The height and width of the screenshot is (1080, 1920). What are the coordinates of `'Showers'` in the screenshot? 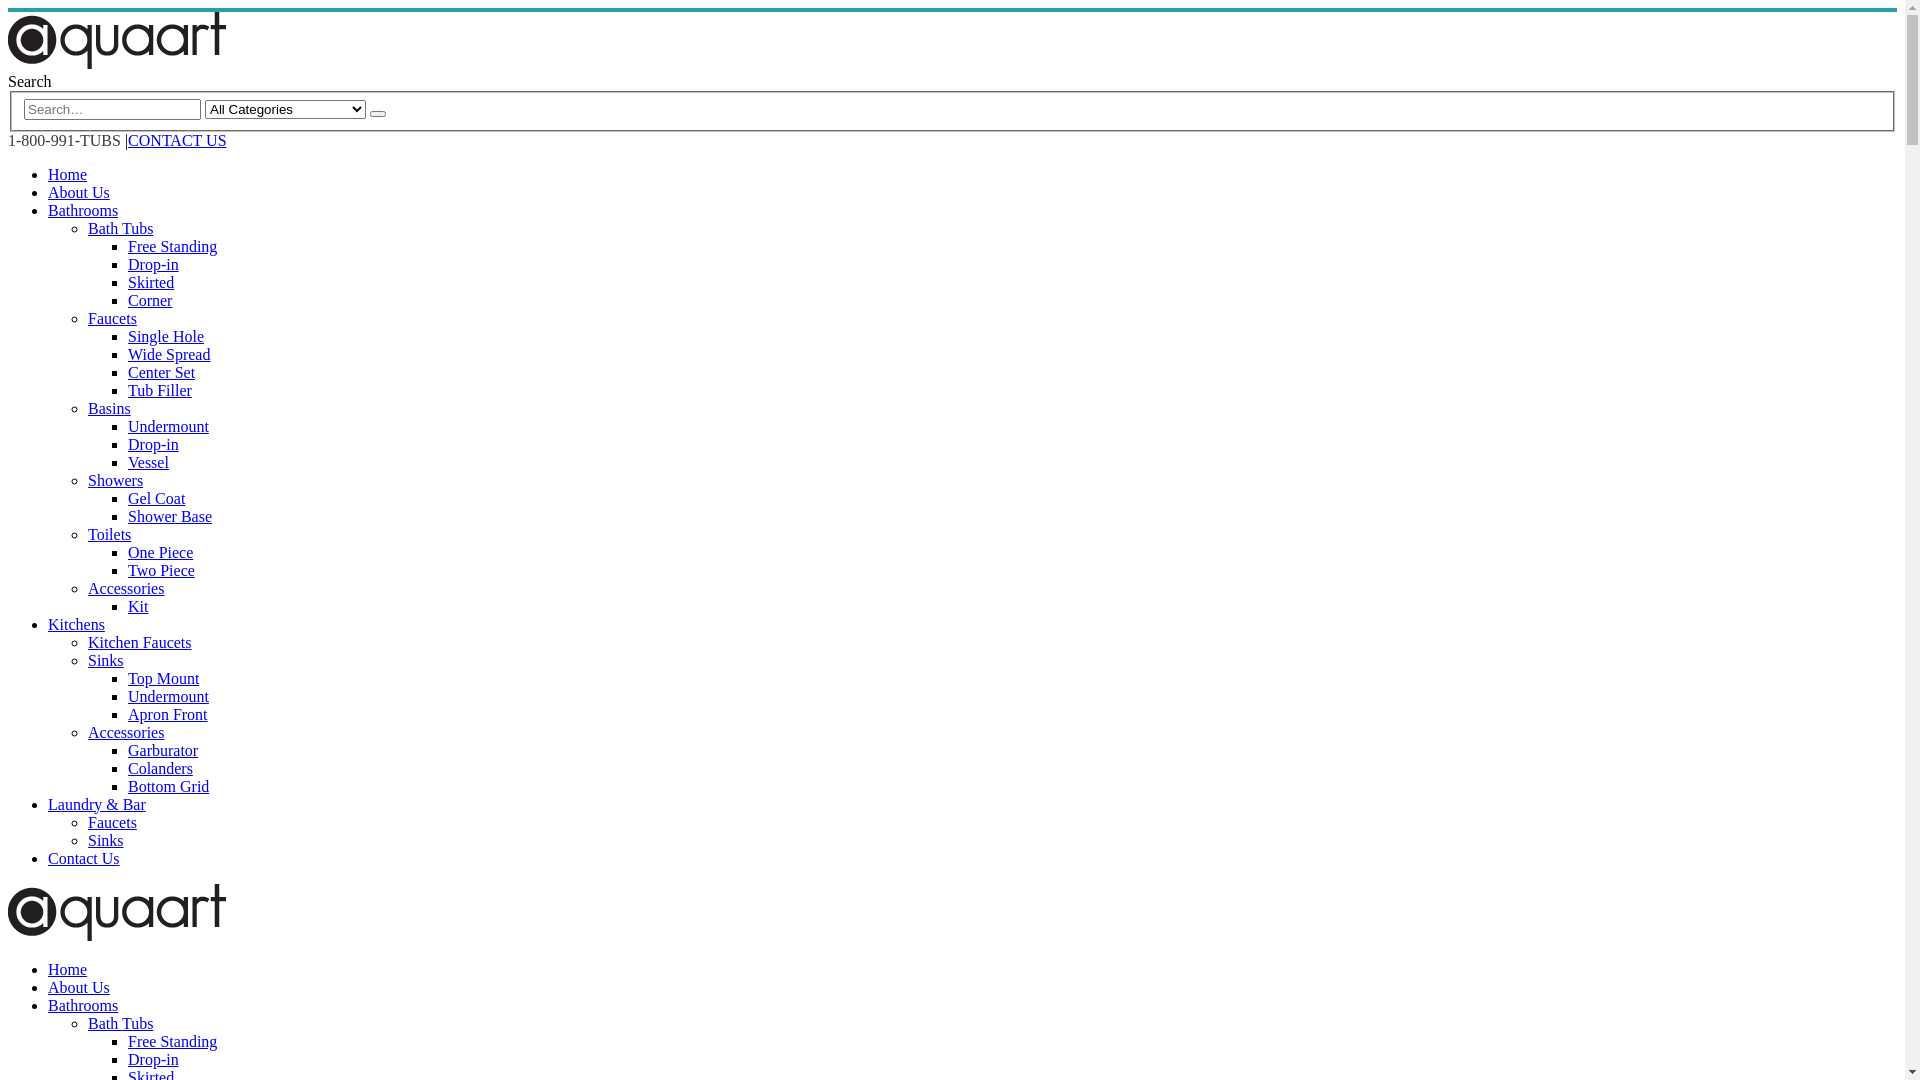 It's located at (114, 480).